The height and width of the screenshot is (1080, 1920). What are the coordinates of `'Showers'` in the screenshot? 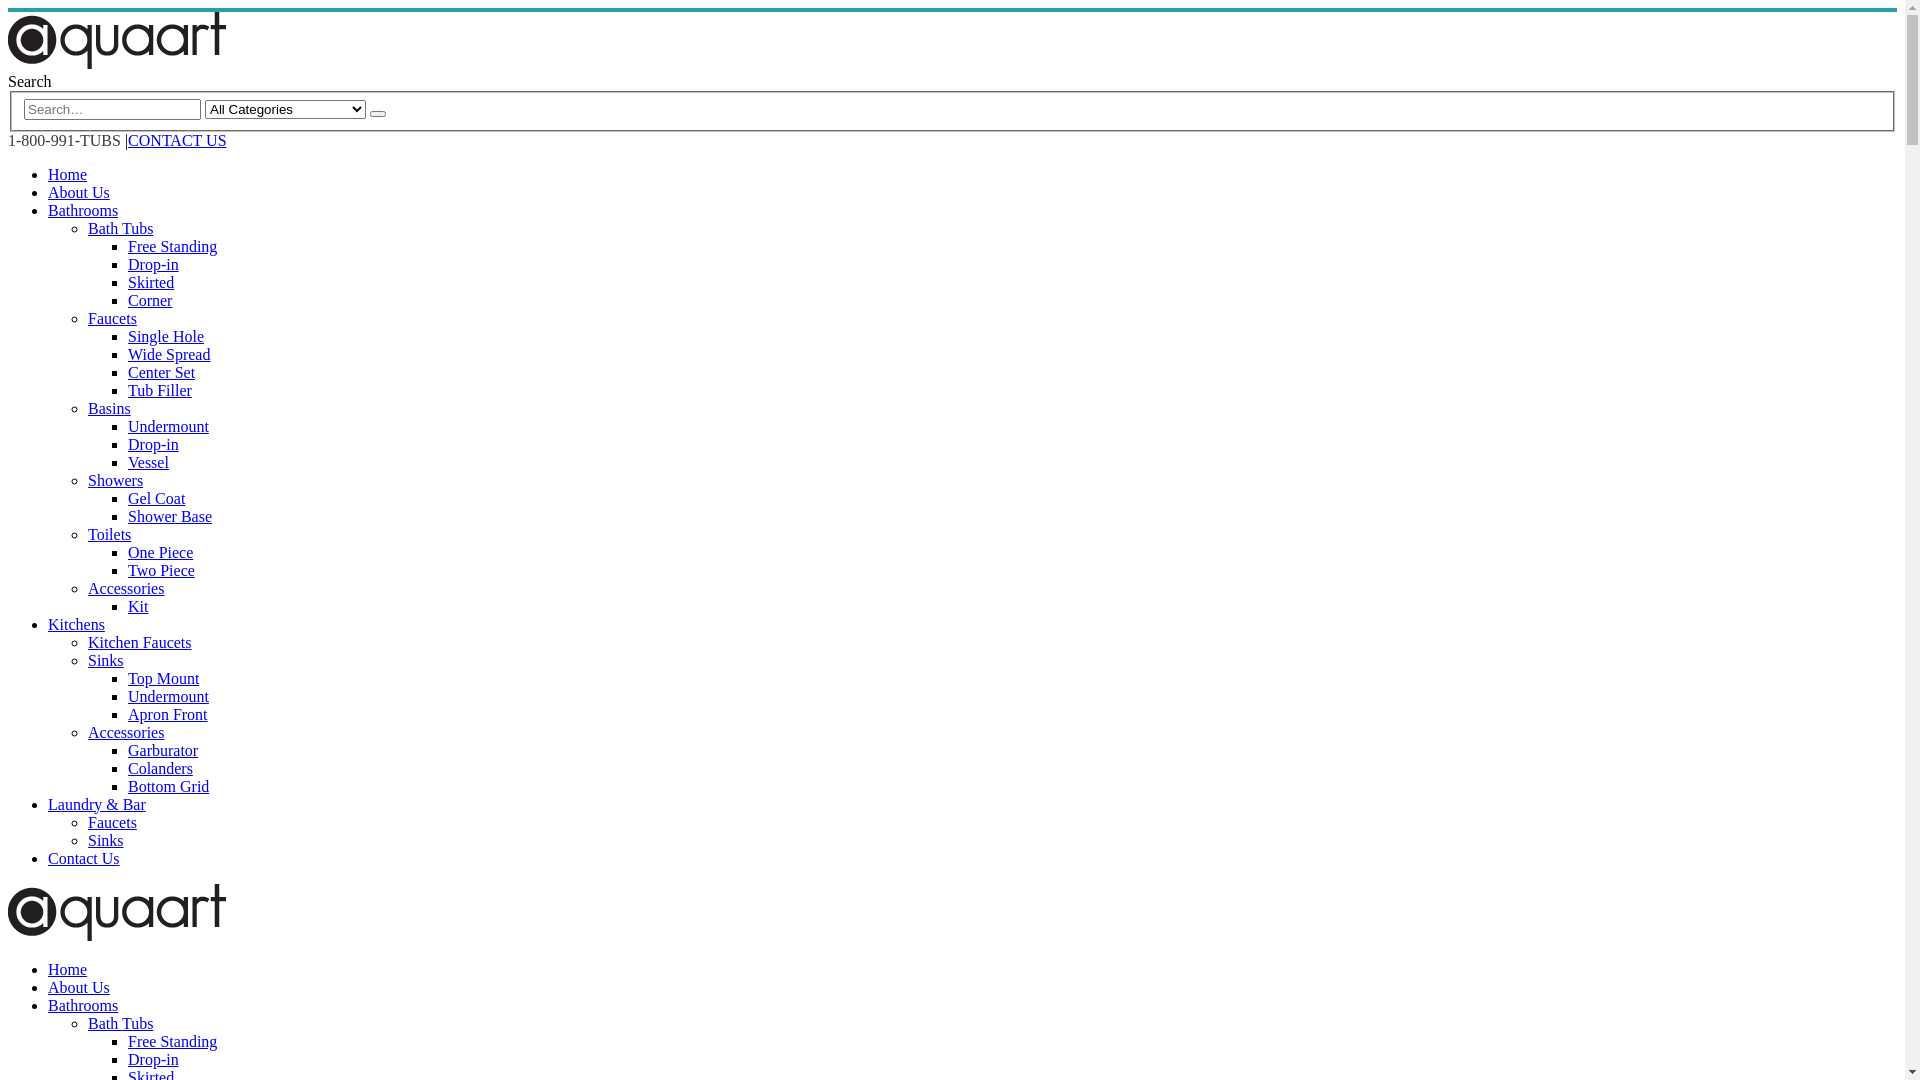 It's located at (114, 480).